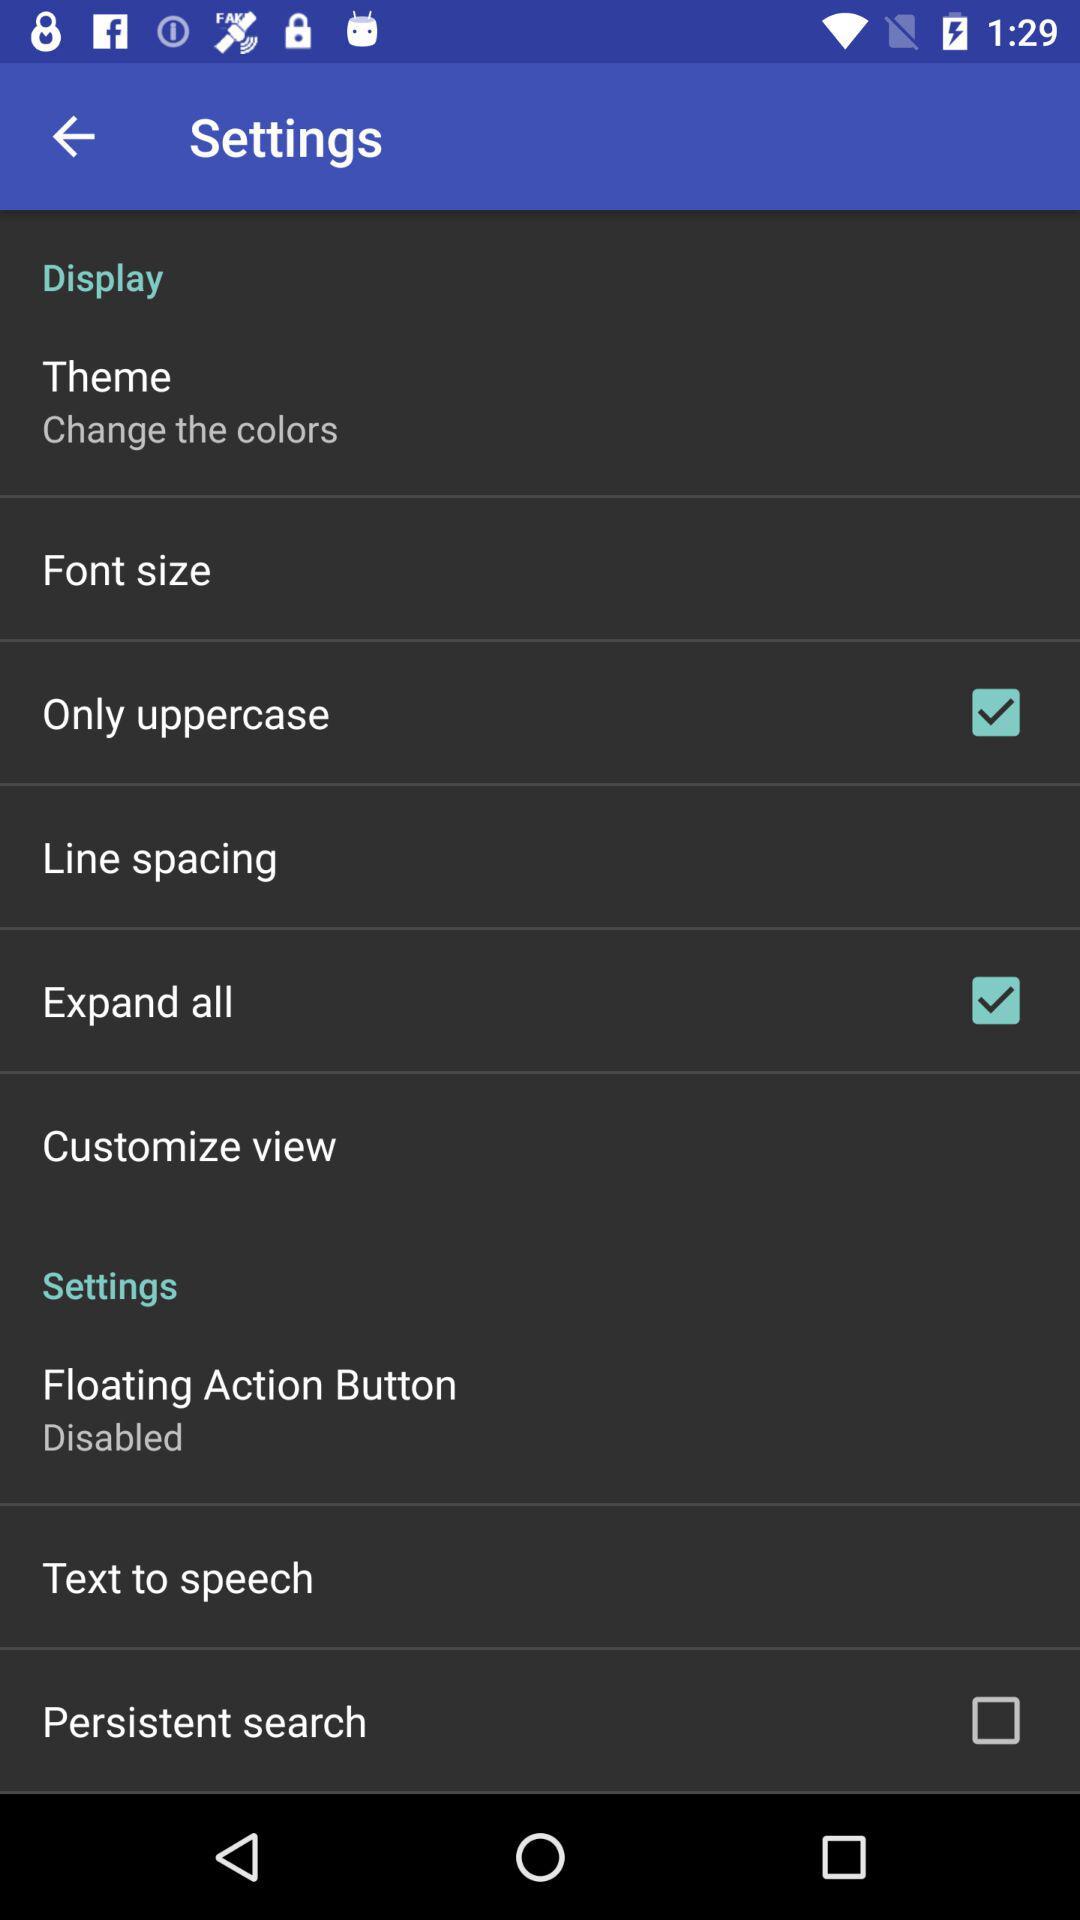  What do you see at coordinates (106, 374) in the screenshot?
I see `item above the change the colors` at bounding box center [106, 374].